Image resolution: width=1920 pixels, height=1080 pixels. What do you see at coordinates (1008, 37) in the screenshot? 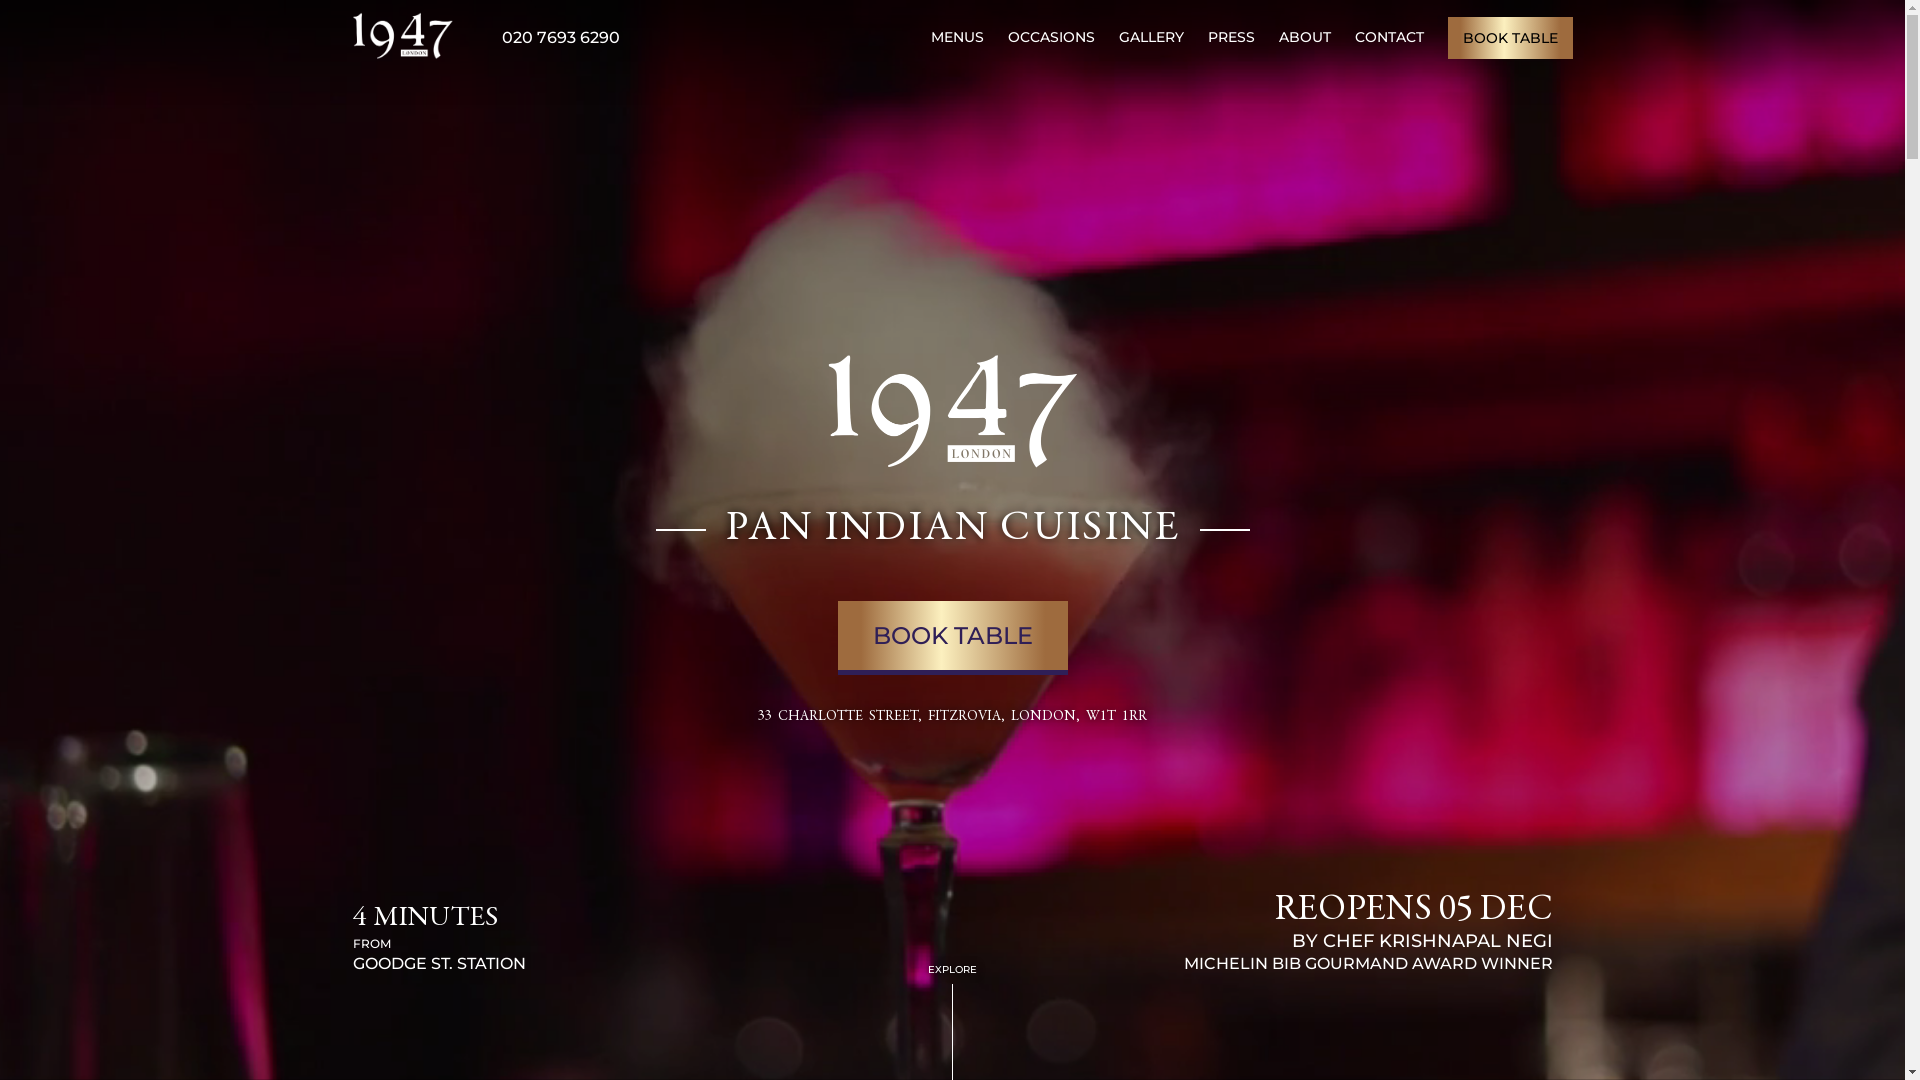
I see `'OCCASIONS'` at bounding box center [1008, 37].